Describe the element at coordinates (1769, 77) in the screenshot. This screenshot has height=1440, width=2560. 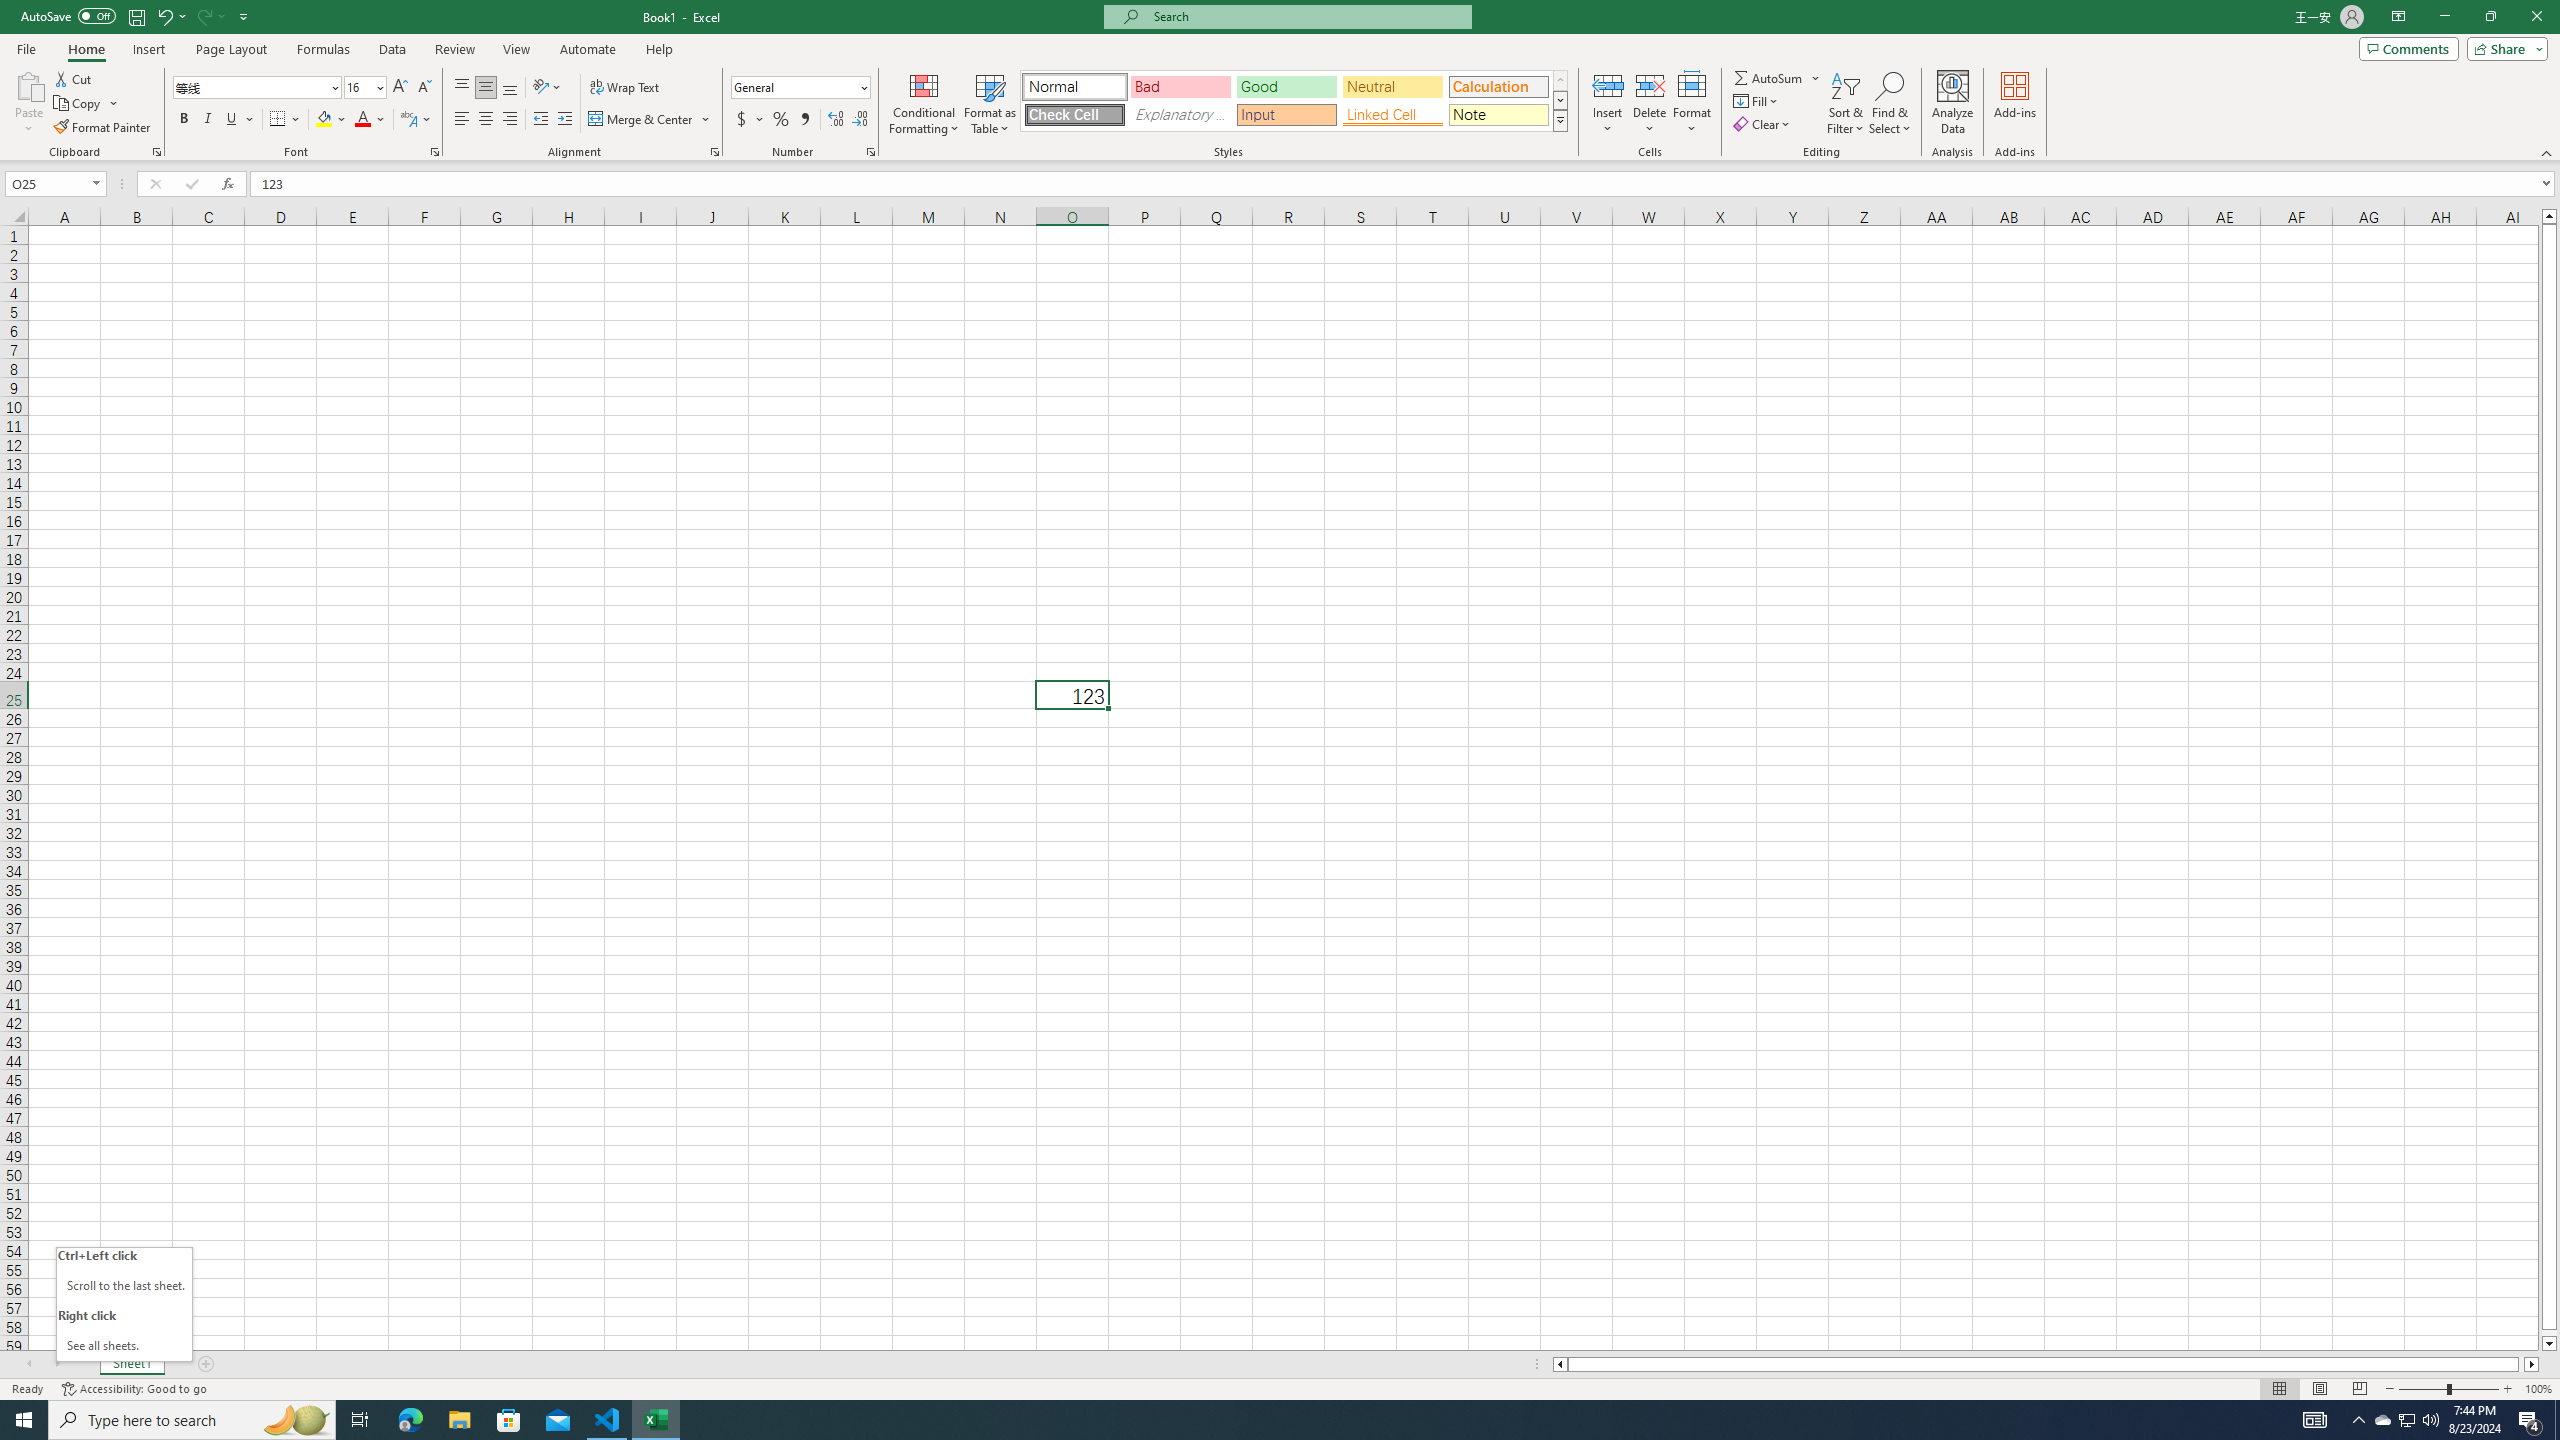
I see `'Sum'` at that location.